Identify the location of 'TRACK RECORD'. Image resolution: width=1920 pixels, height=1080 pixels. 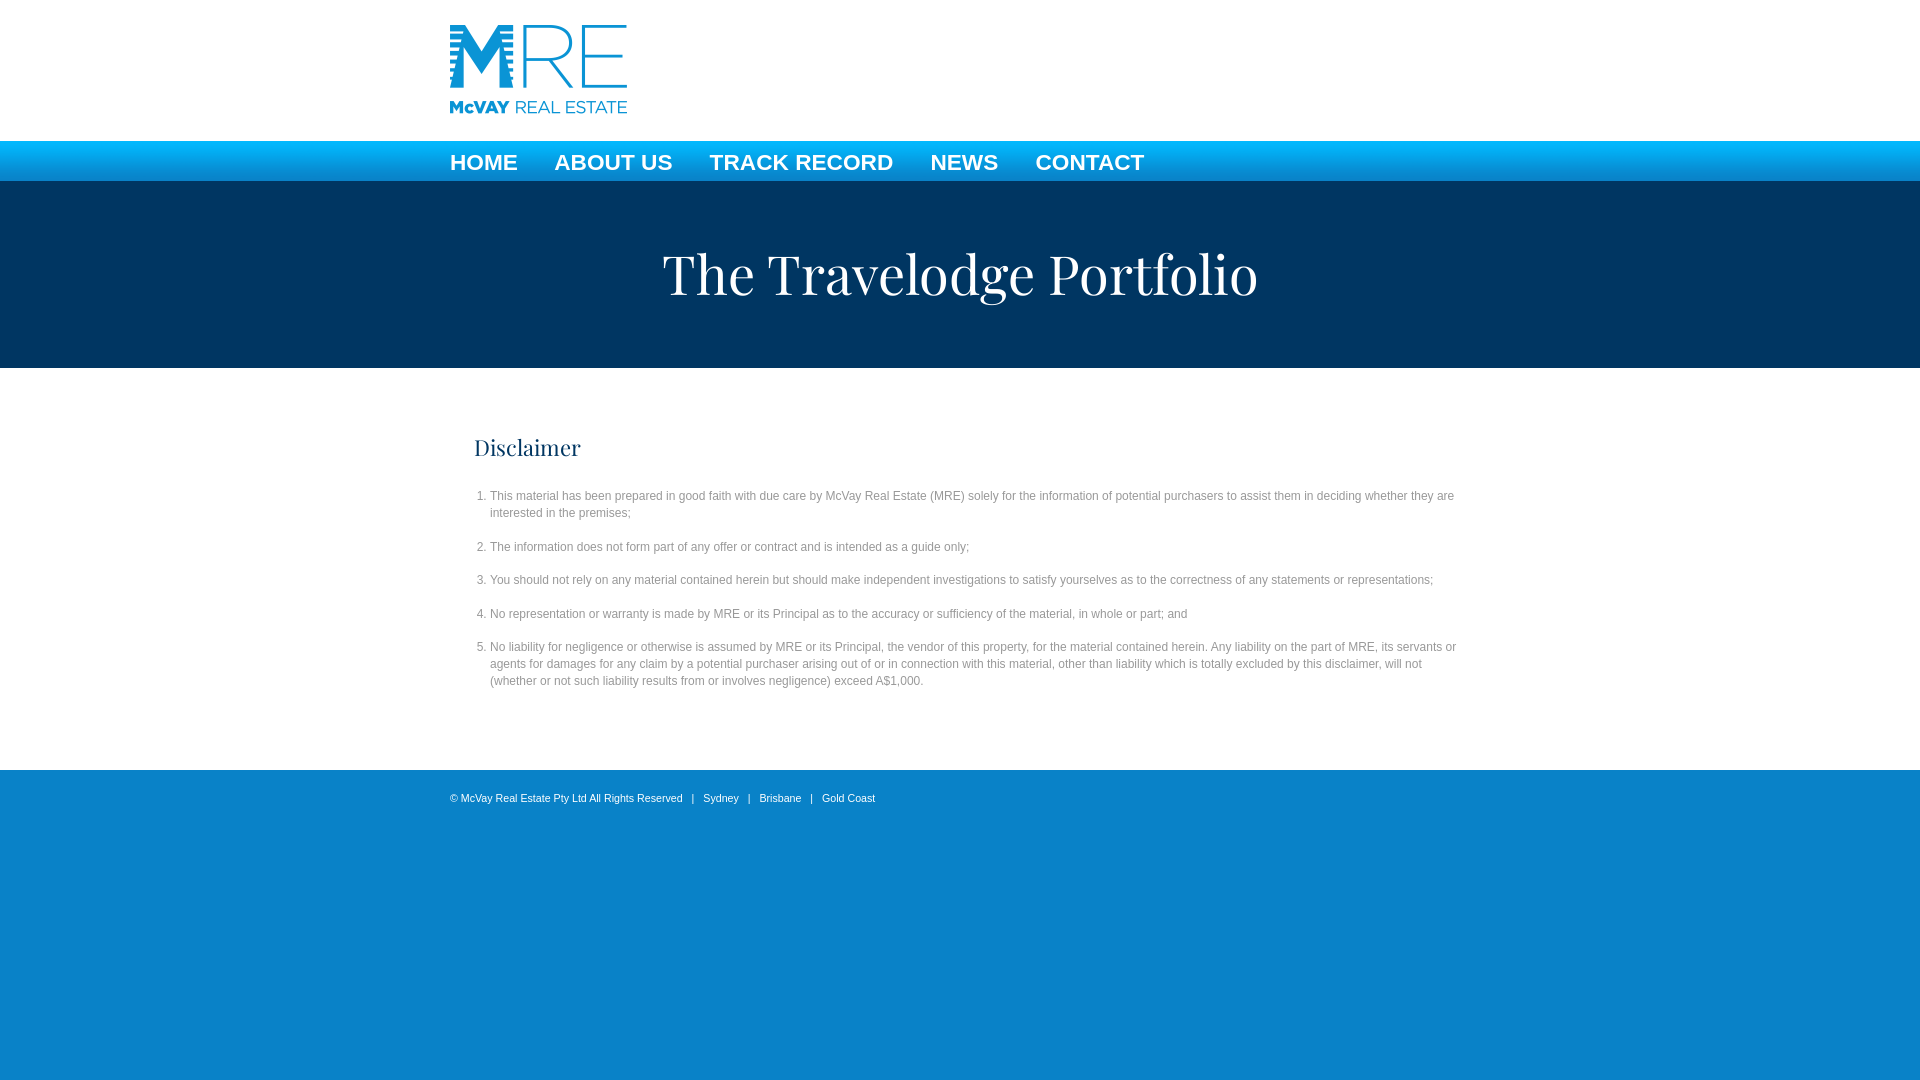
(801, 161).